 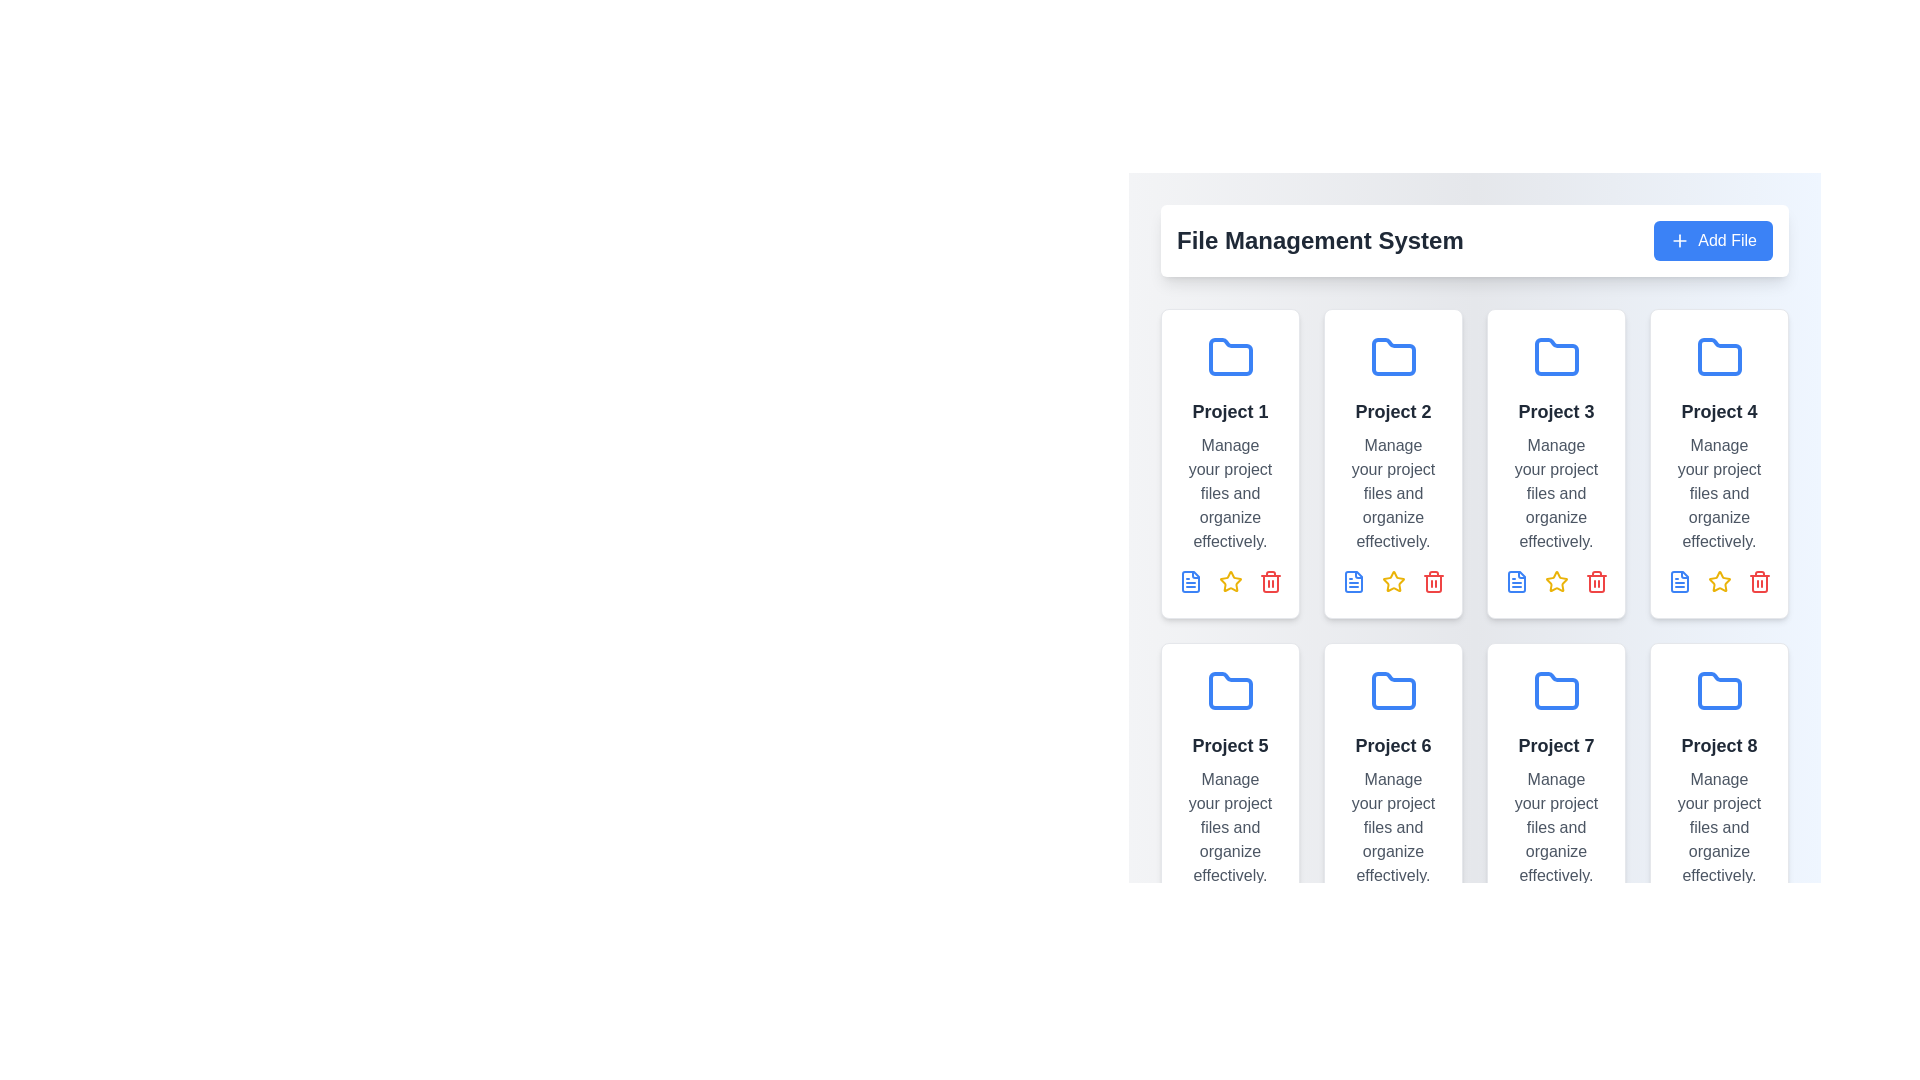 What do you see at coordinates (1718, 356) in the screenshot?
I see `the blue outlined folder icon located within the 'Project 4' card, positioned in the fourth column of the first row of the grid` at bounding box center [1718, 356].